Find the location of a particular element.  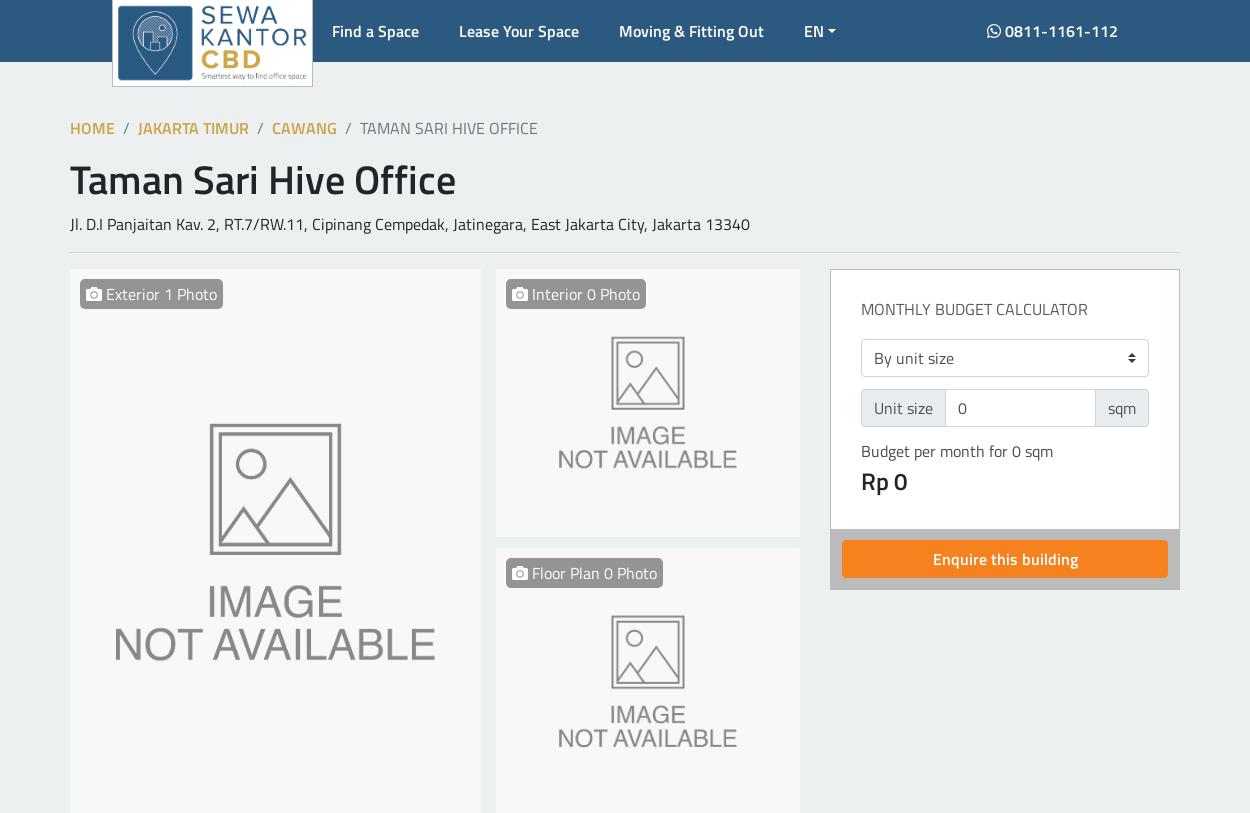

'Enquire this building' is located at coordinates (1004, 559).